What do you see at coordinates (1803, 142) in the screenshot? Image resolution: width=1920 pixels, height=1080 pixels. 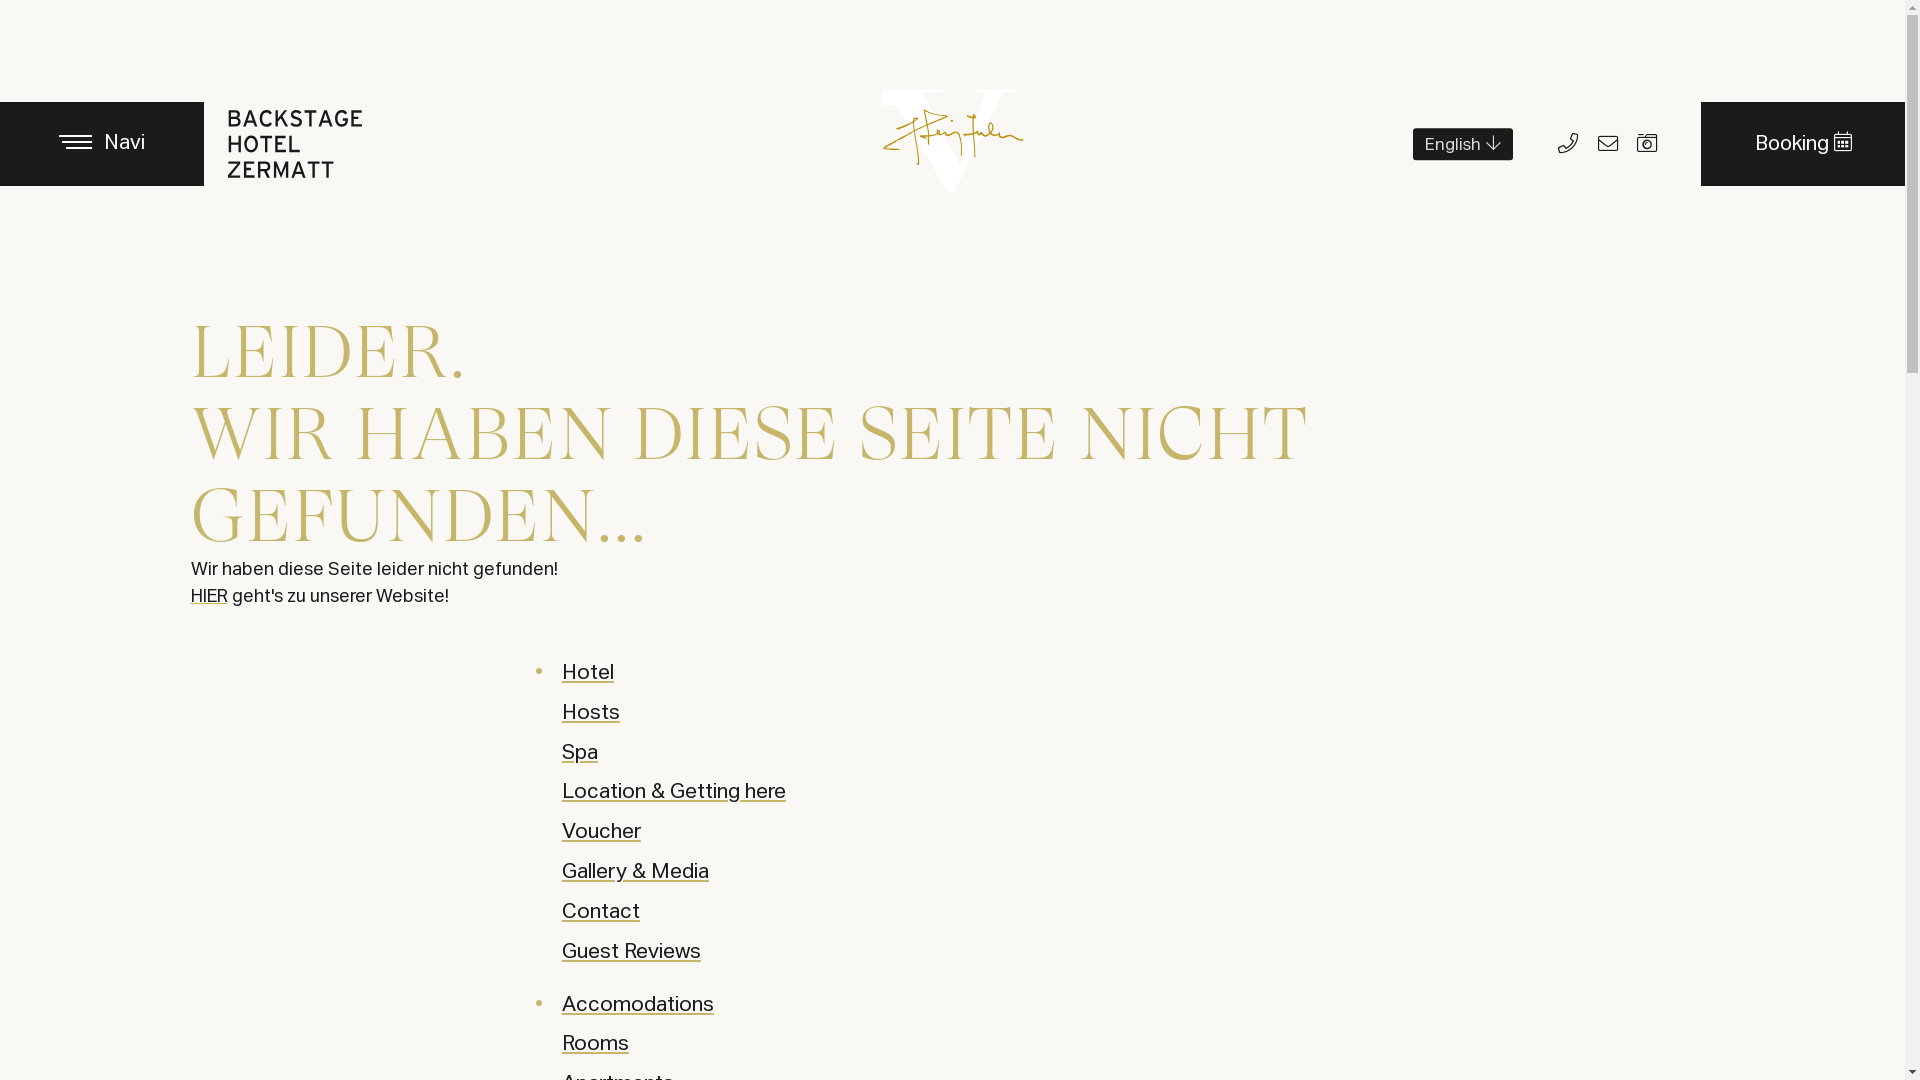 I see `'Booking'` at bounding box center [1803, 142].